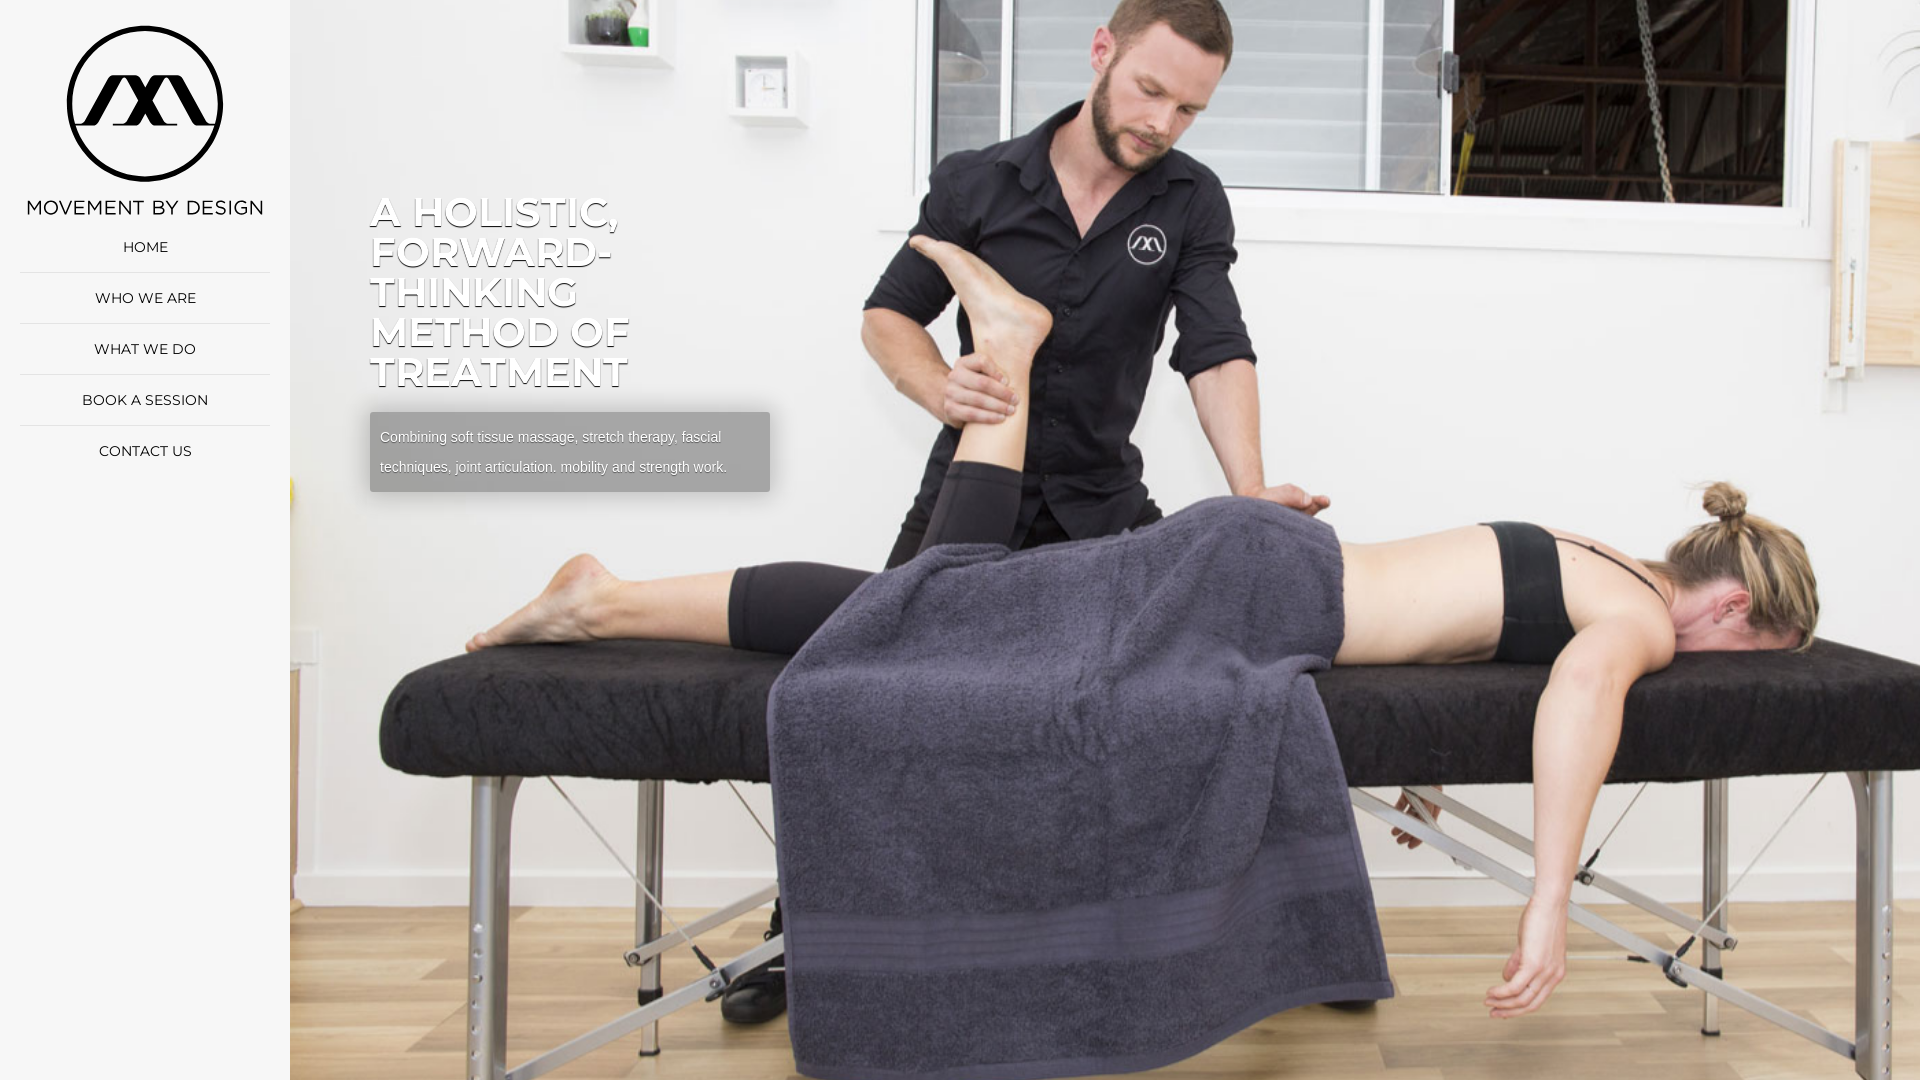 This screenshot has height=1080, width=1920. What do you see at coordinates (143, 245) in the screenshot?
I see `'HOME'` at bounding box center [143, 245].